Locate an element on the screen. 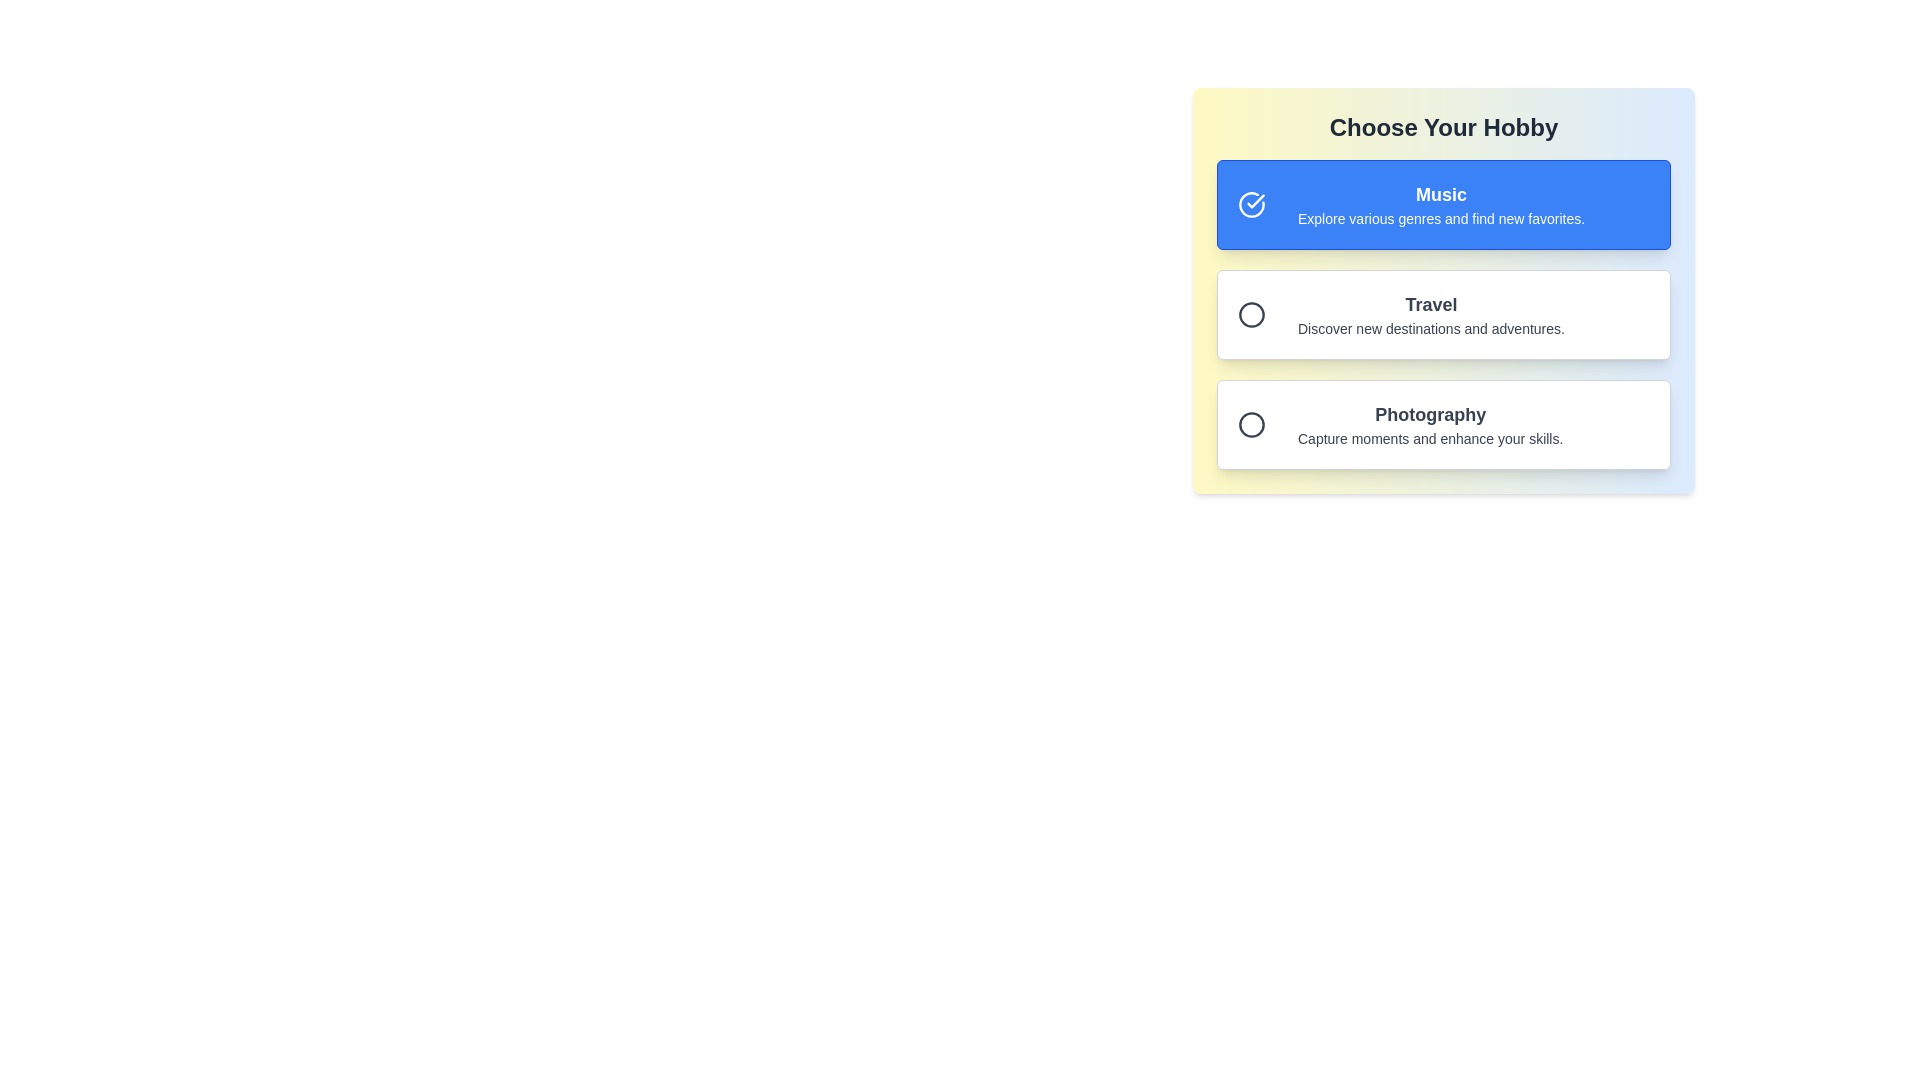 Image resolution: width=1920 pixels, height=1080 pixels. the 'Music' selectable item, which is the first option in a vertical list of categories is located at coordinates (1444, 204).